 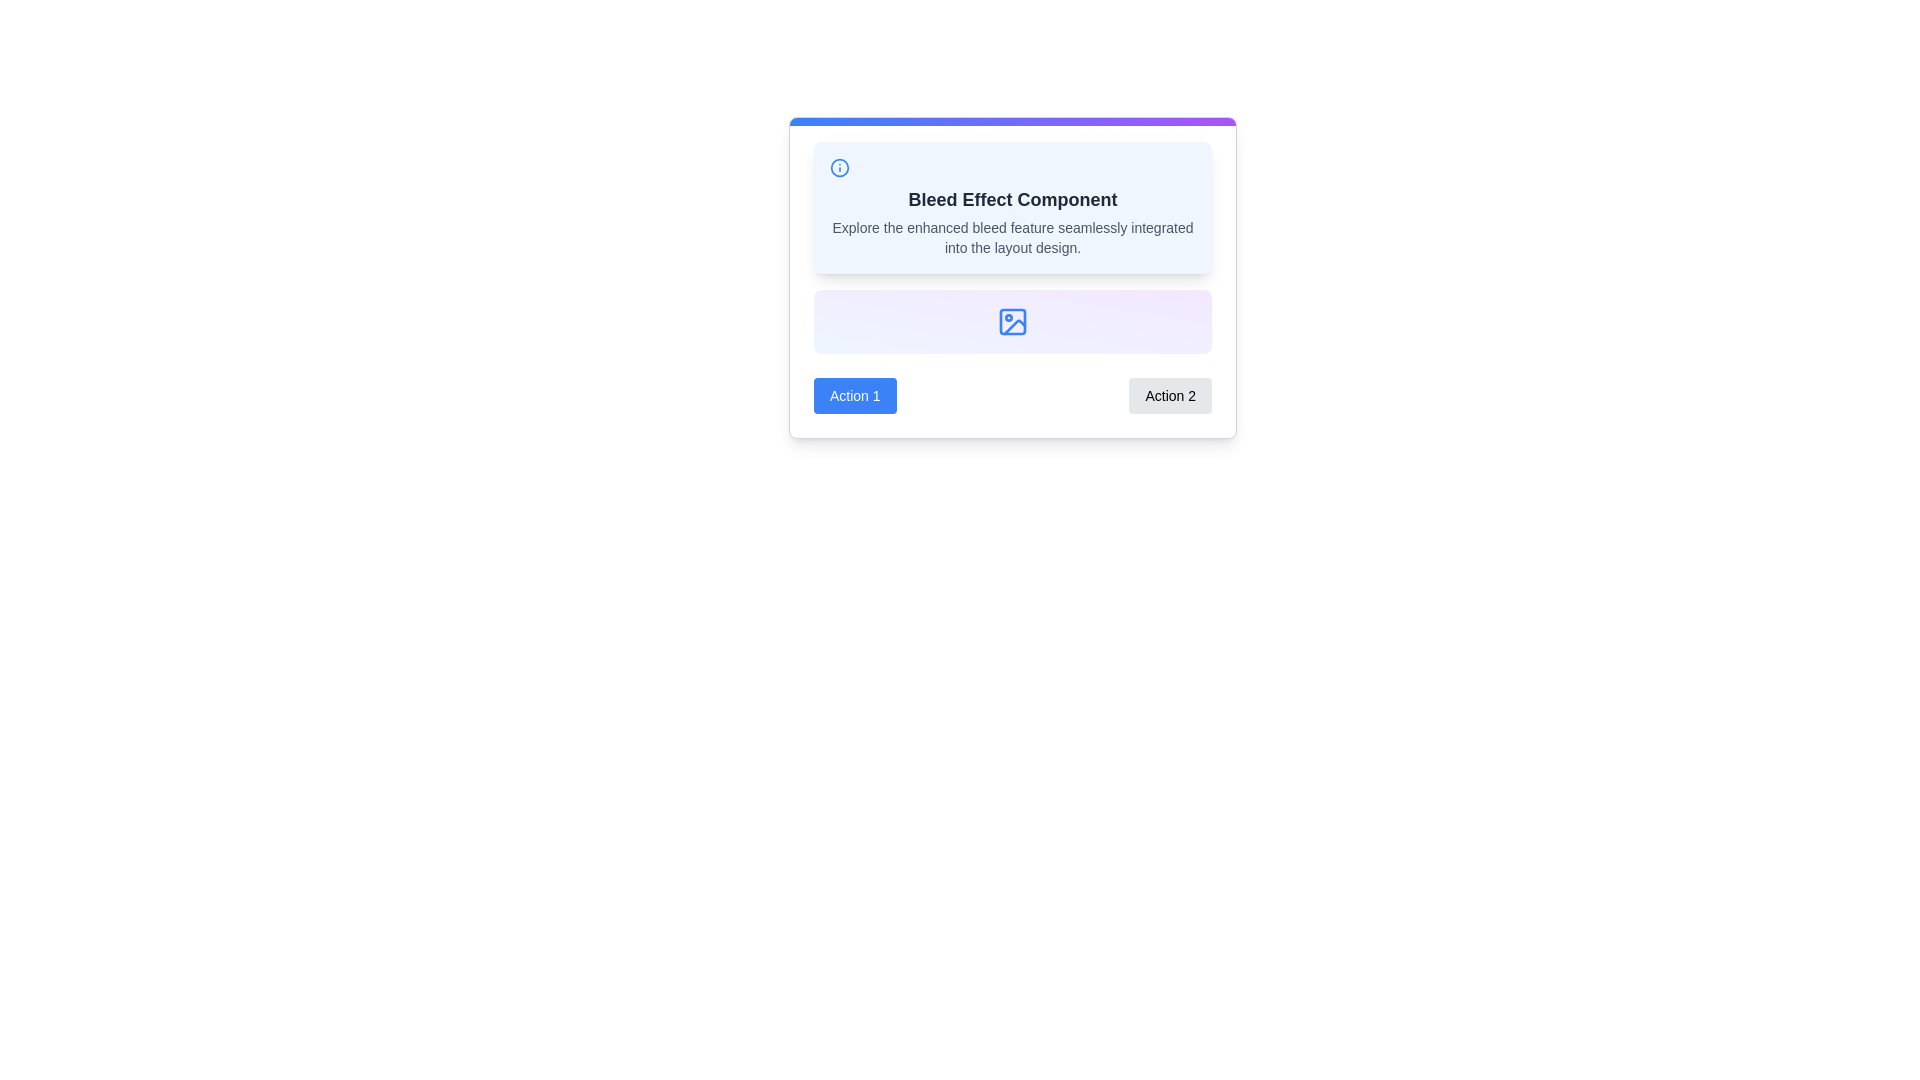 What do you see at coordinates (855, 396) in the screenshot?
I see `the button located at the bottom-left corner of the card` at bounding box center [855, 396].